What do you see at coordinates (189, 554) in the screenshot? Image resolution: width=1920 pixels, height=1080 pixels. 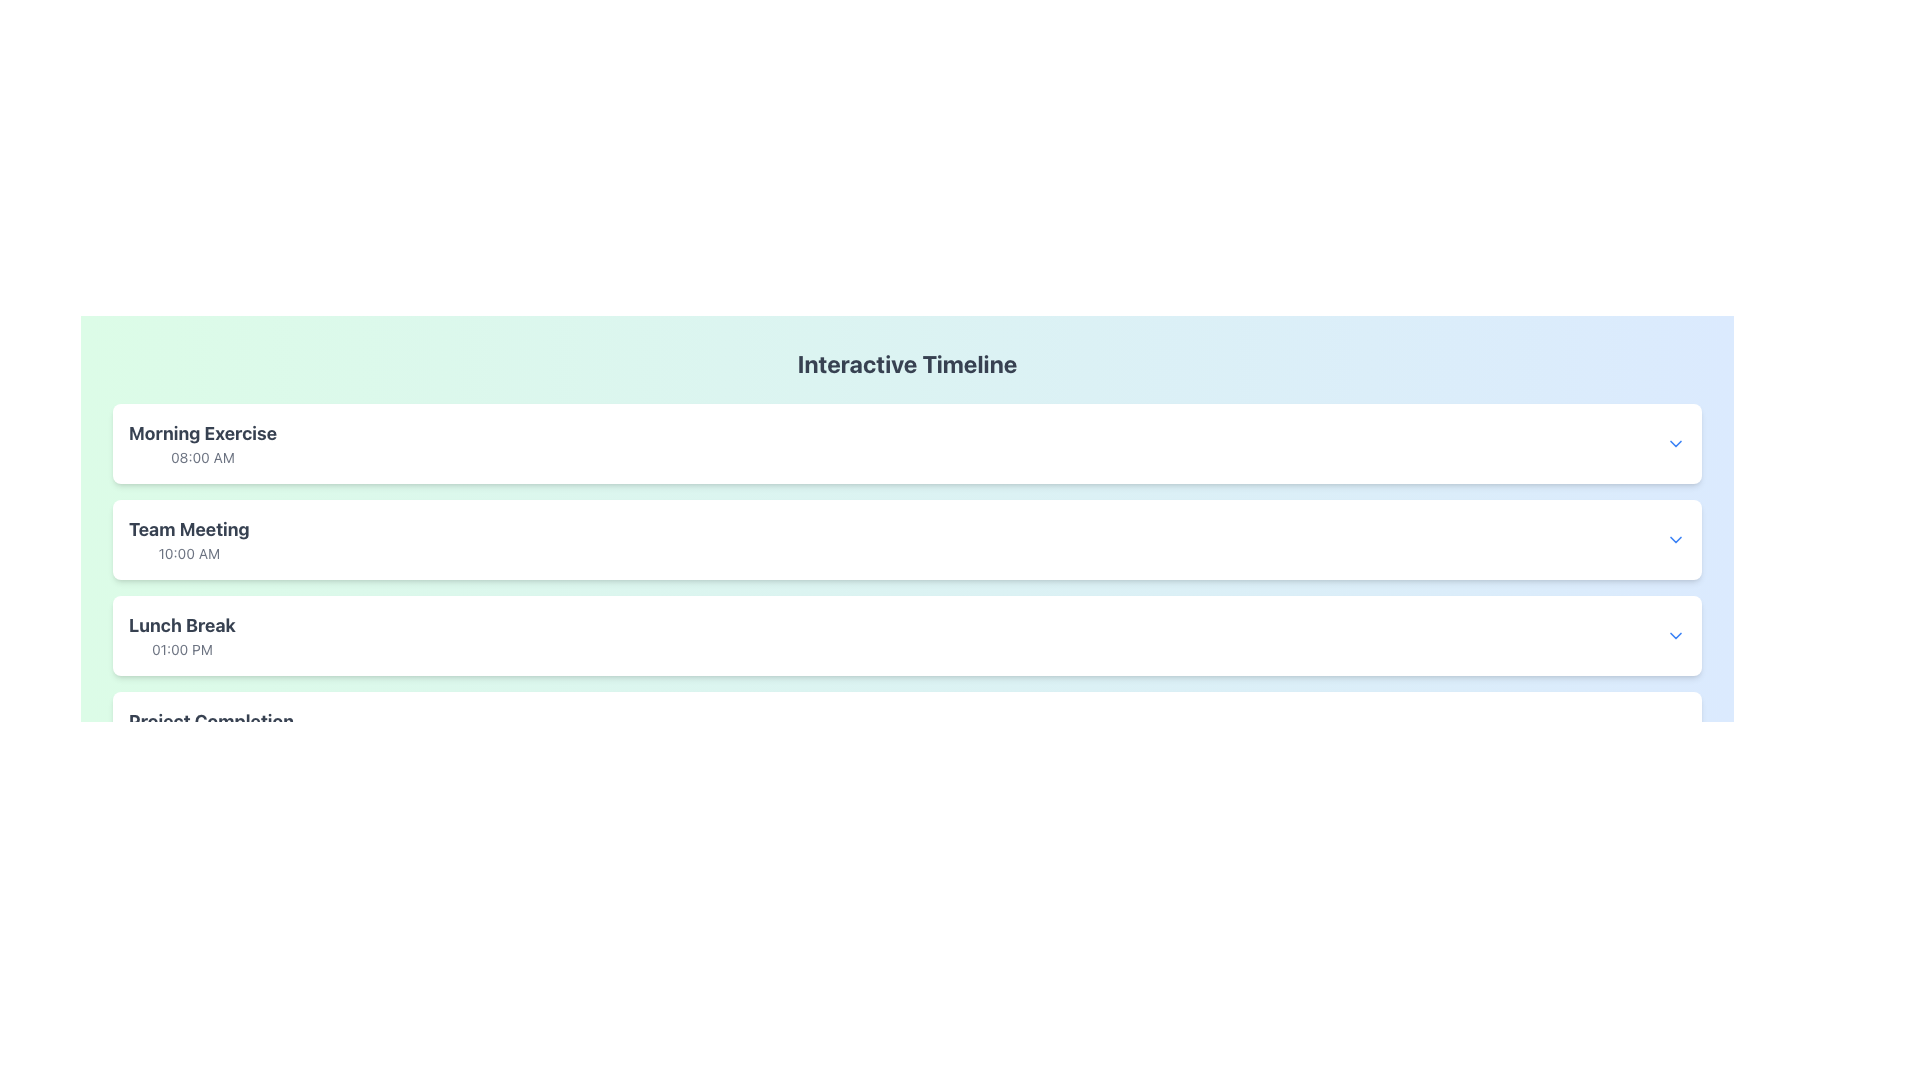 I see `the time indicator Text Label for the 'Team Meeting' event in the interactive timeline, located in the second row directly below its title` at bounding box center [189, 554].